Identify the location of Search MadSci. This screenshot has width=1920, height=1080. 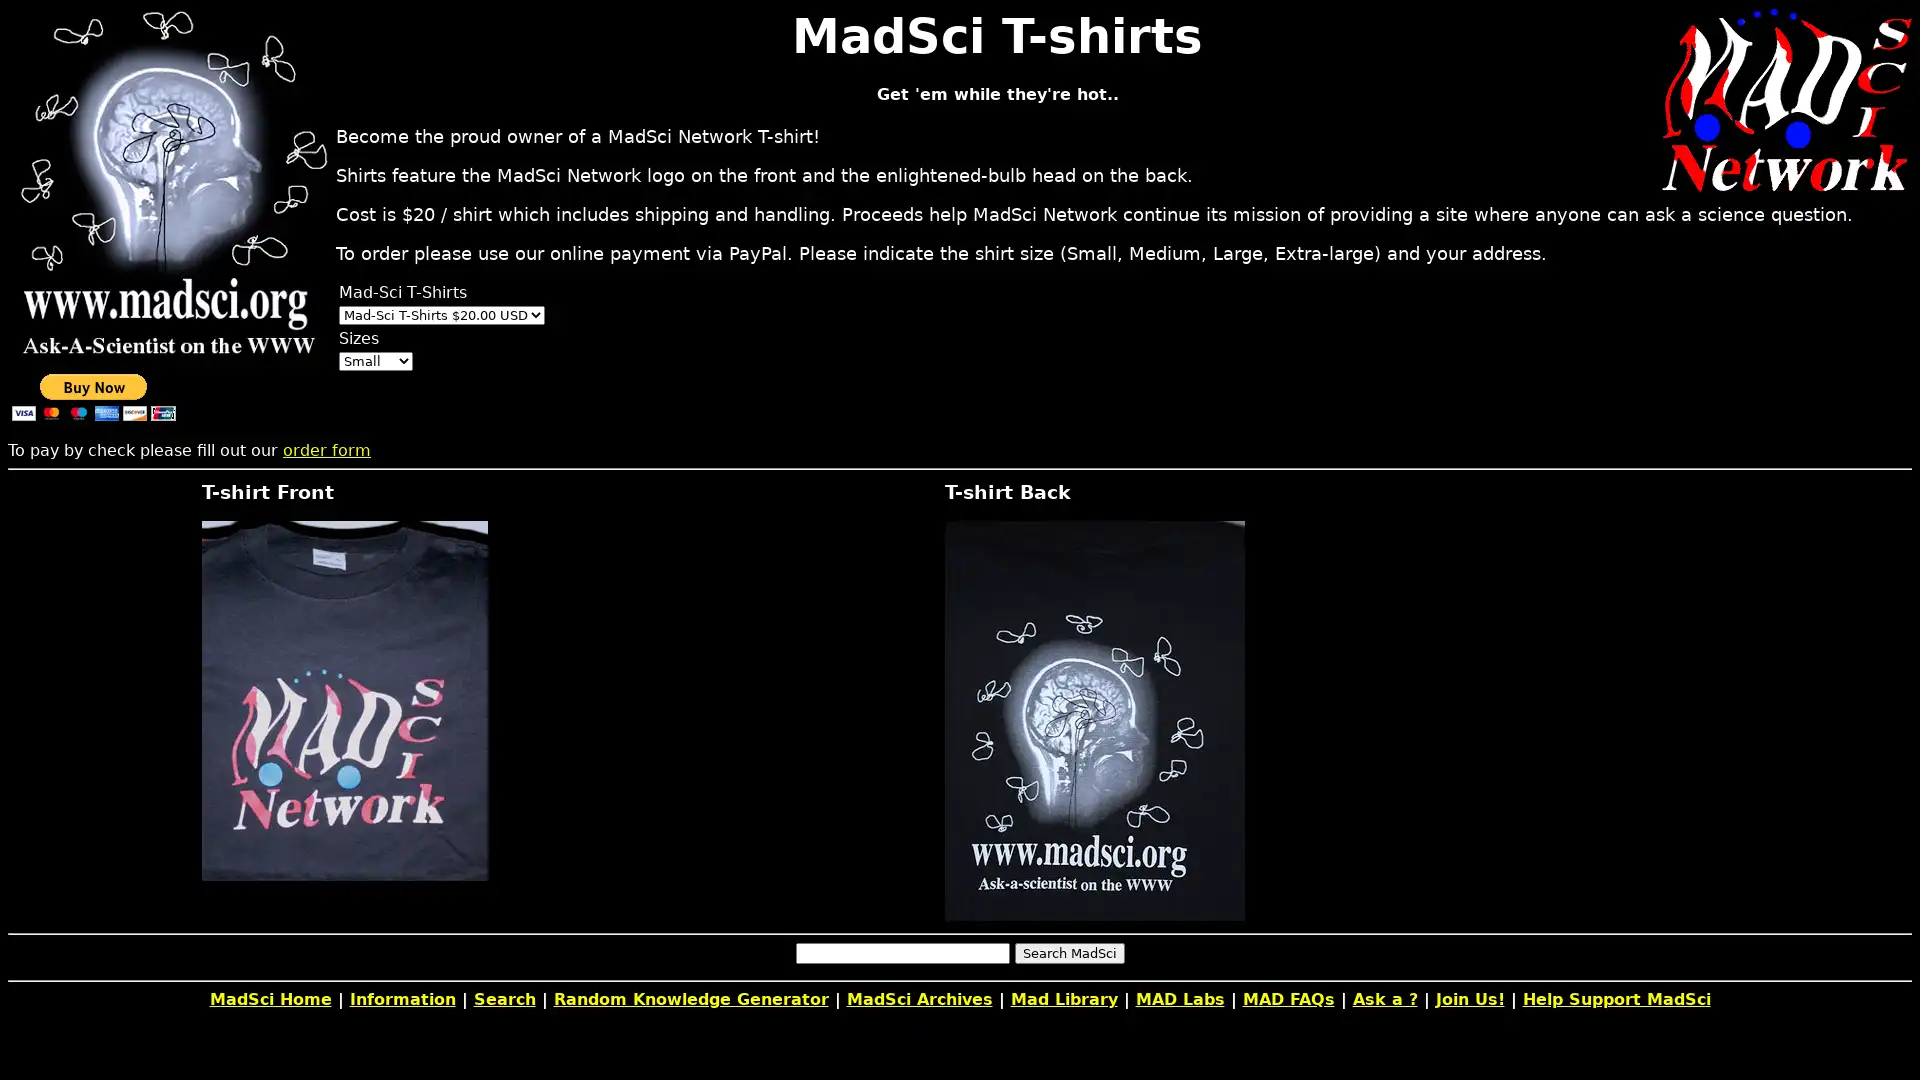
(1068, 952).